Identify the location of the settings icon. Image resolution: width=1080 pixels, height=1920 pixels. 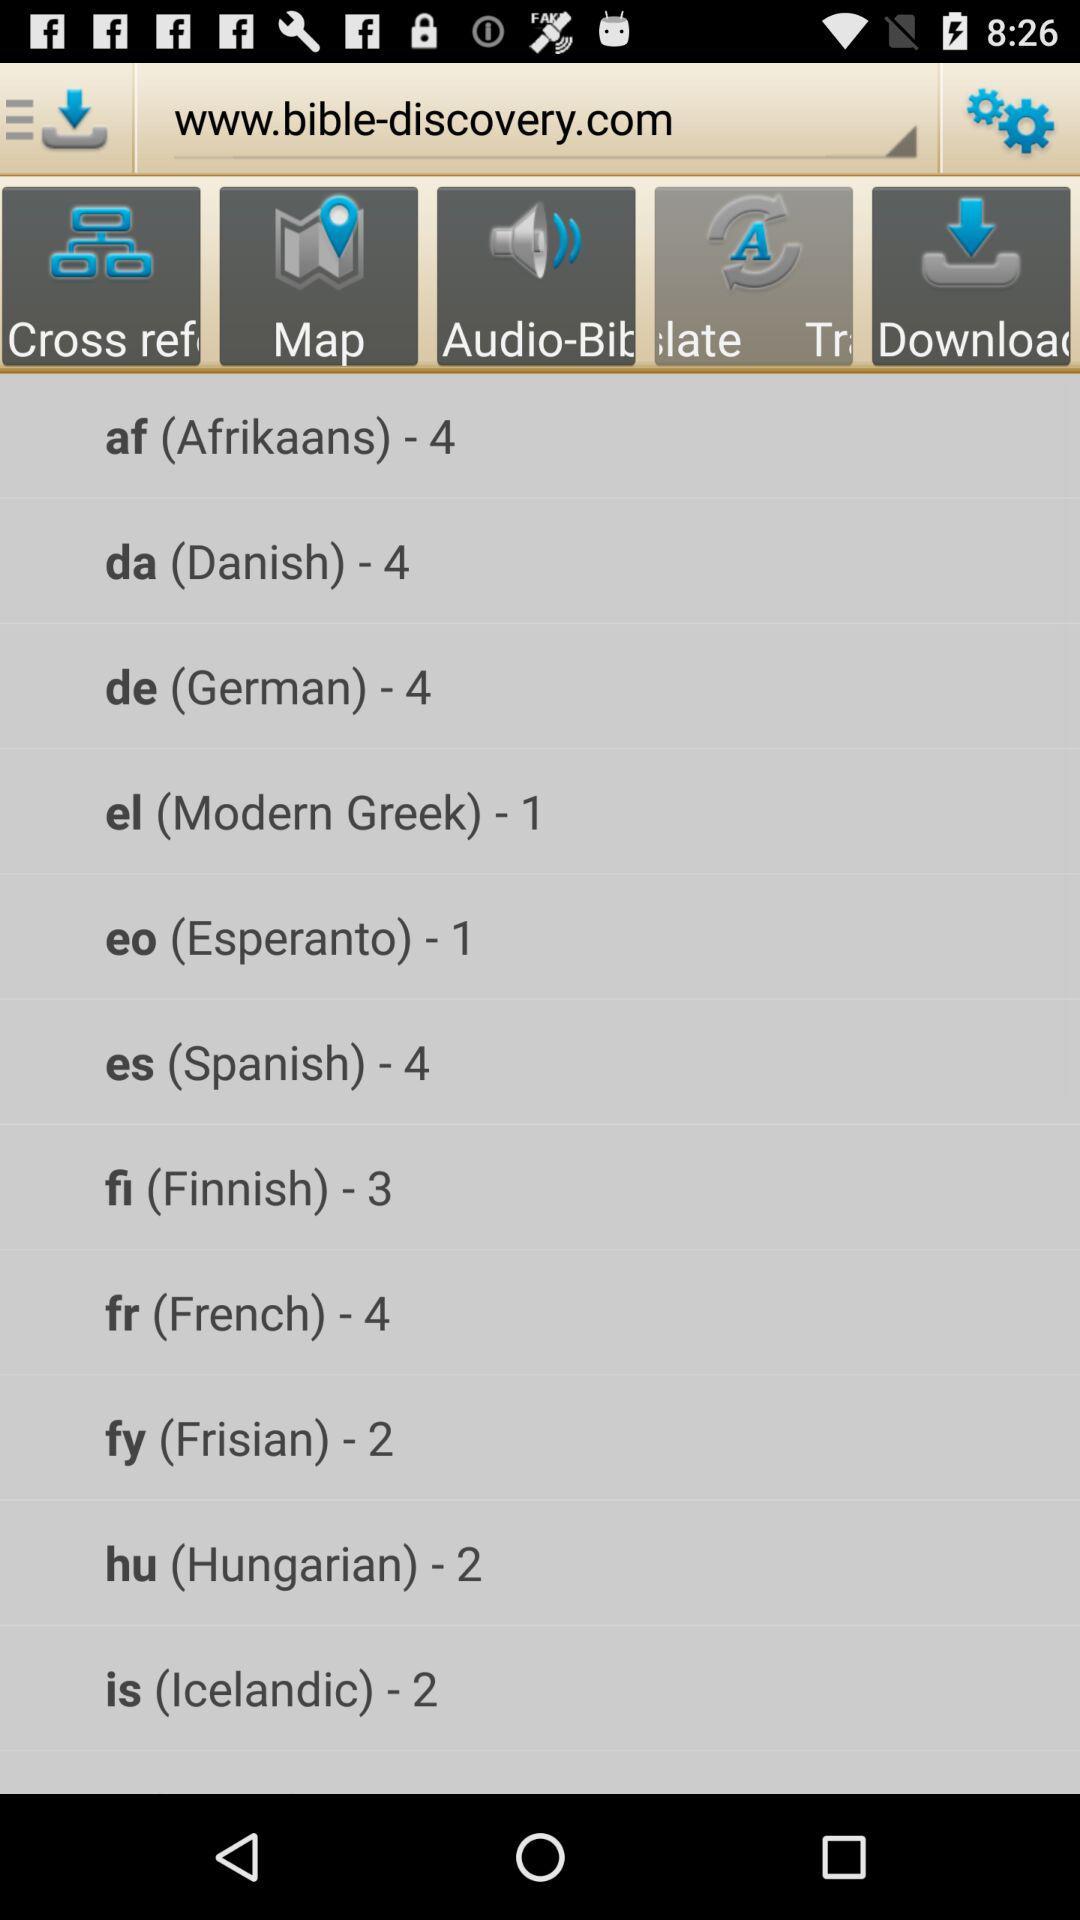
(1009, 127).